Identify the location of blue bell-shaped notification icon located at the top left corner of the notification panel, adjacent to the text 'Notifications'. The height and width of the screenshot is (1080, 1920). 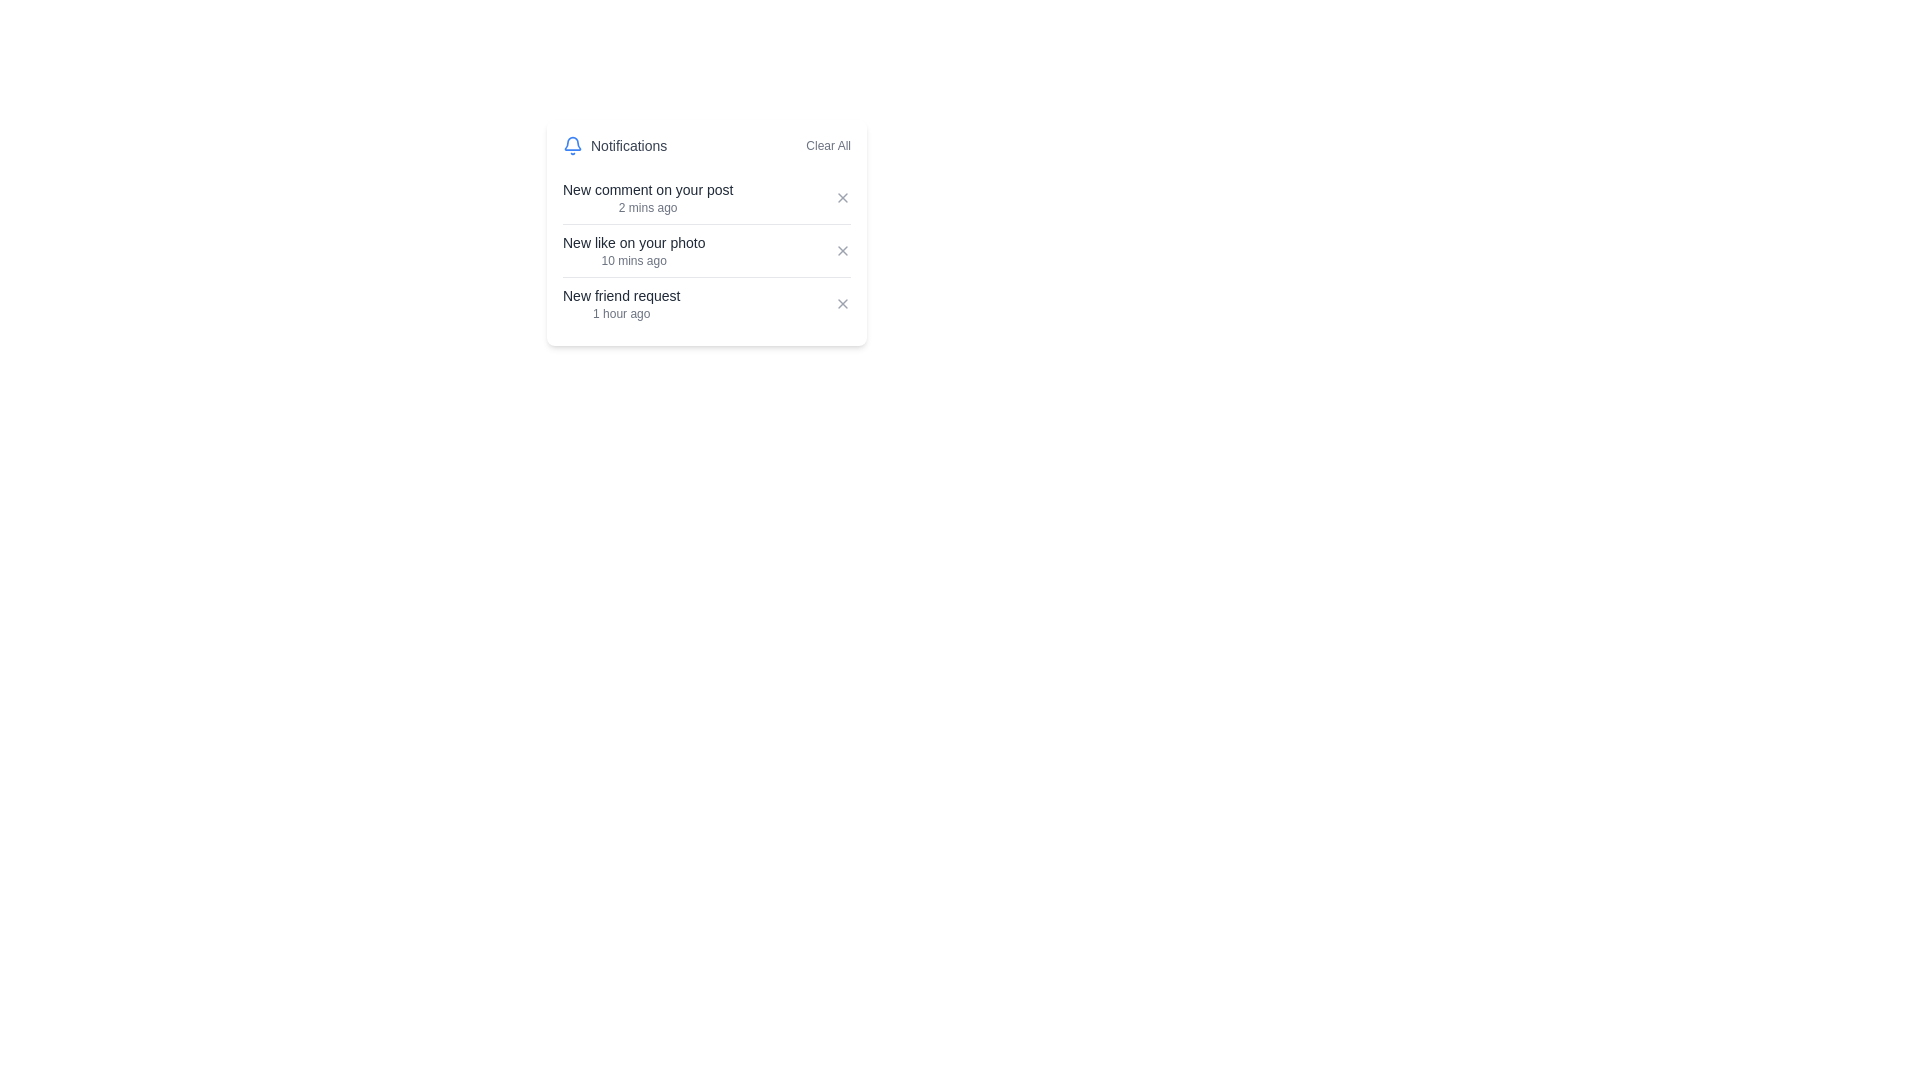
(571, 142).